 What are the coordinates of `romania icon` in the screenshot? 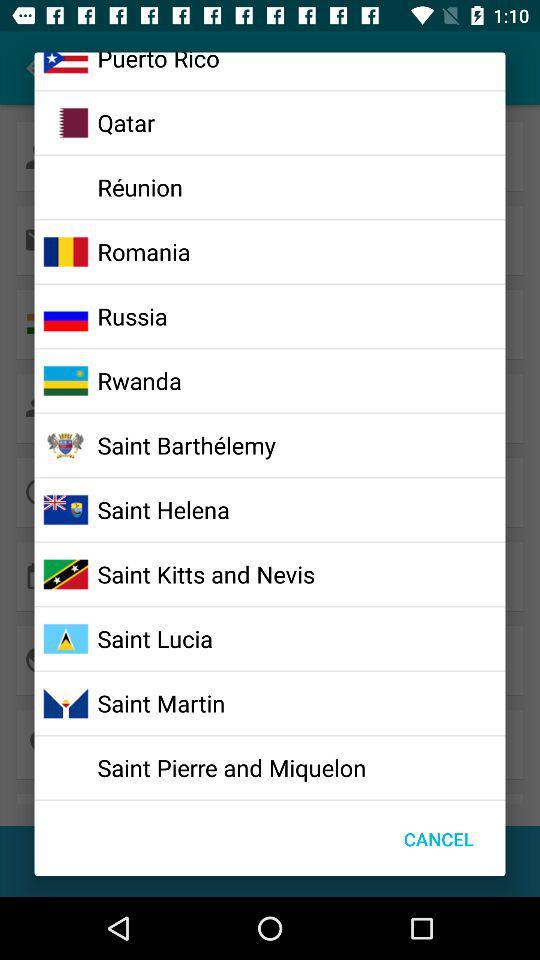 It's located at (143, 250).